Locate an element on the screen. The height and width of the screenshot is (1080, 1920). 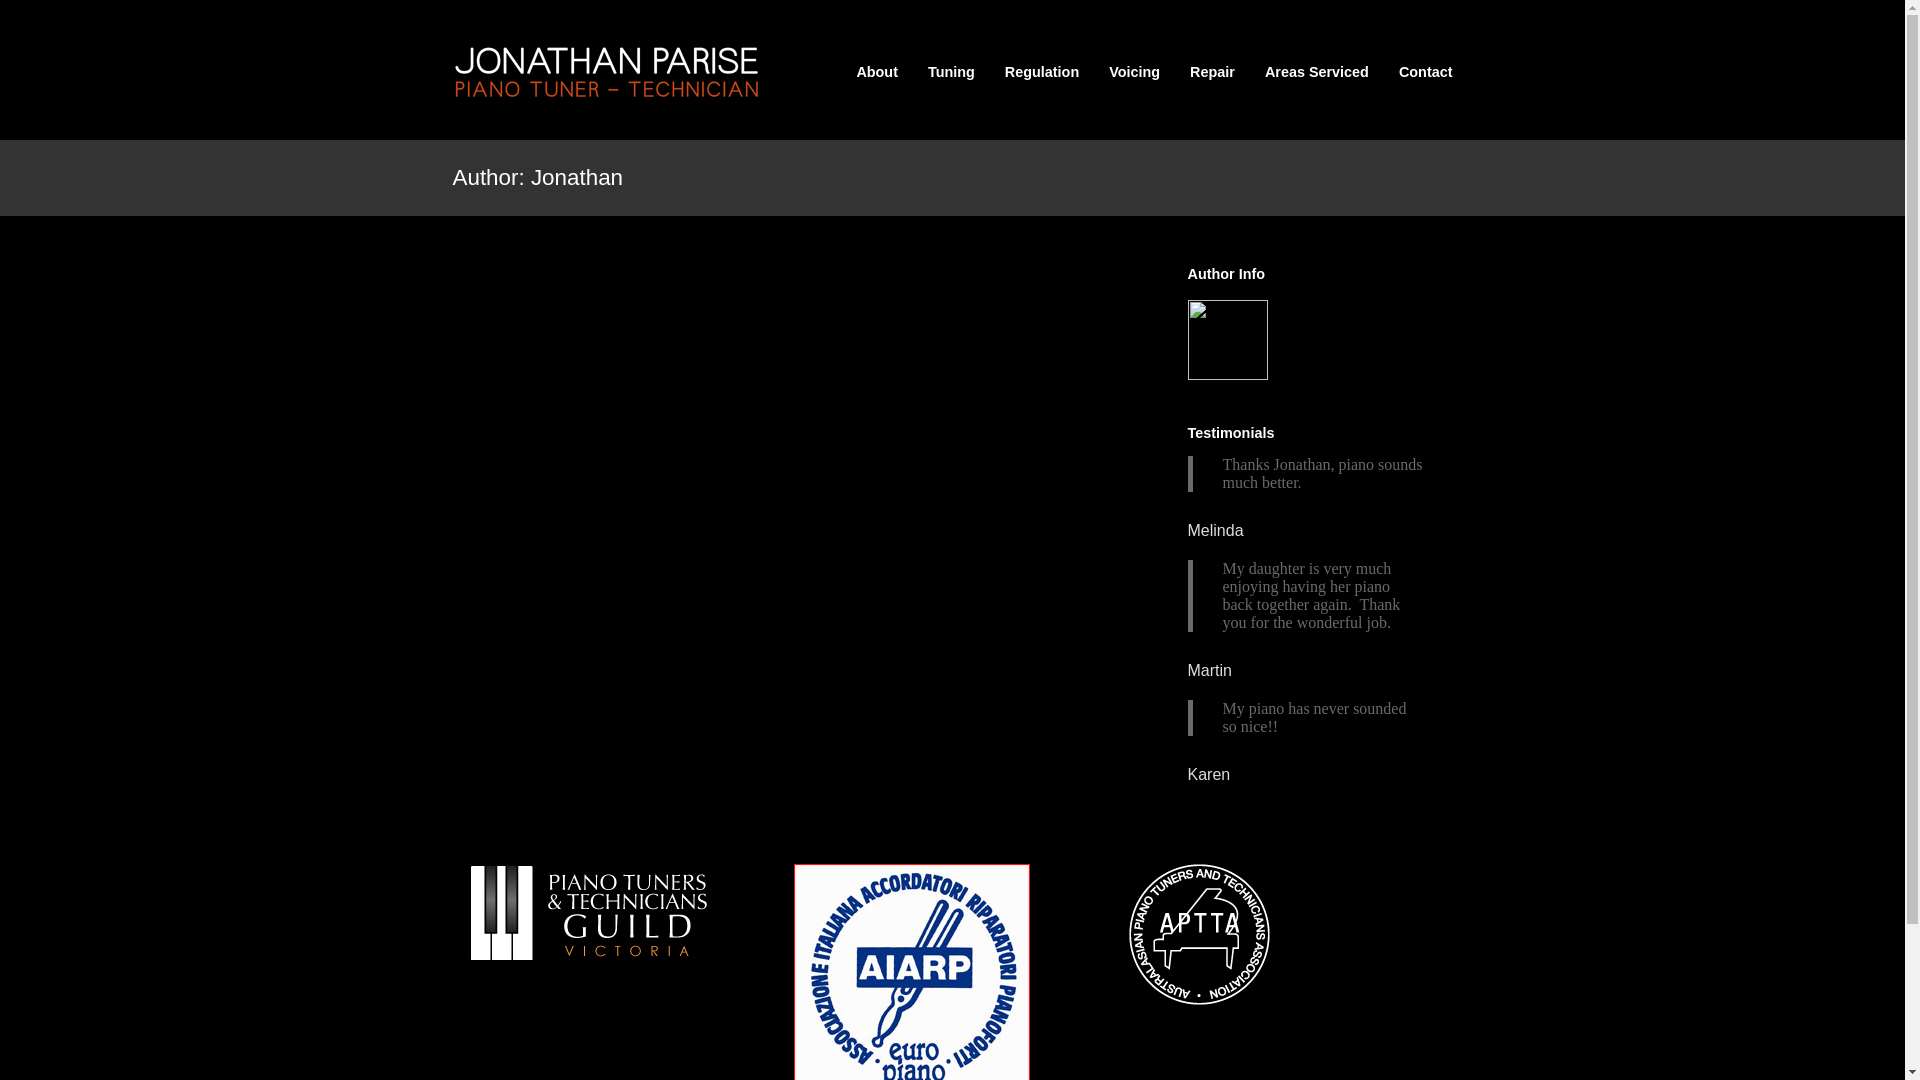
'Areas Serviced' is located at coordinates (1316, 71).